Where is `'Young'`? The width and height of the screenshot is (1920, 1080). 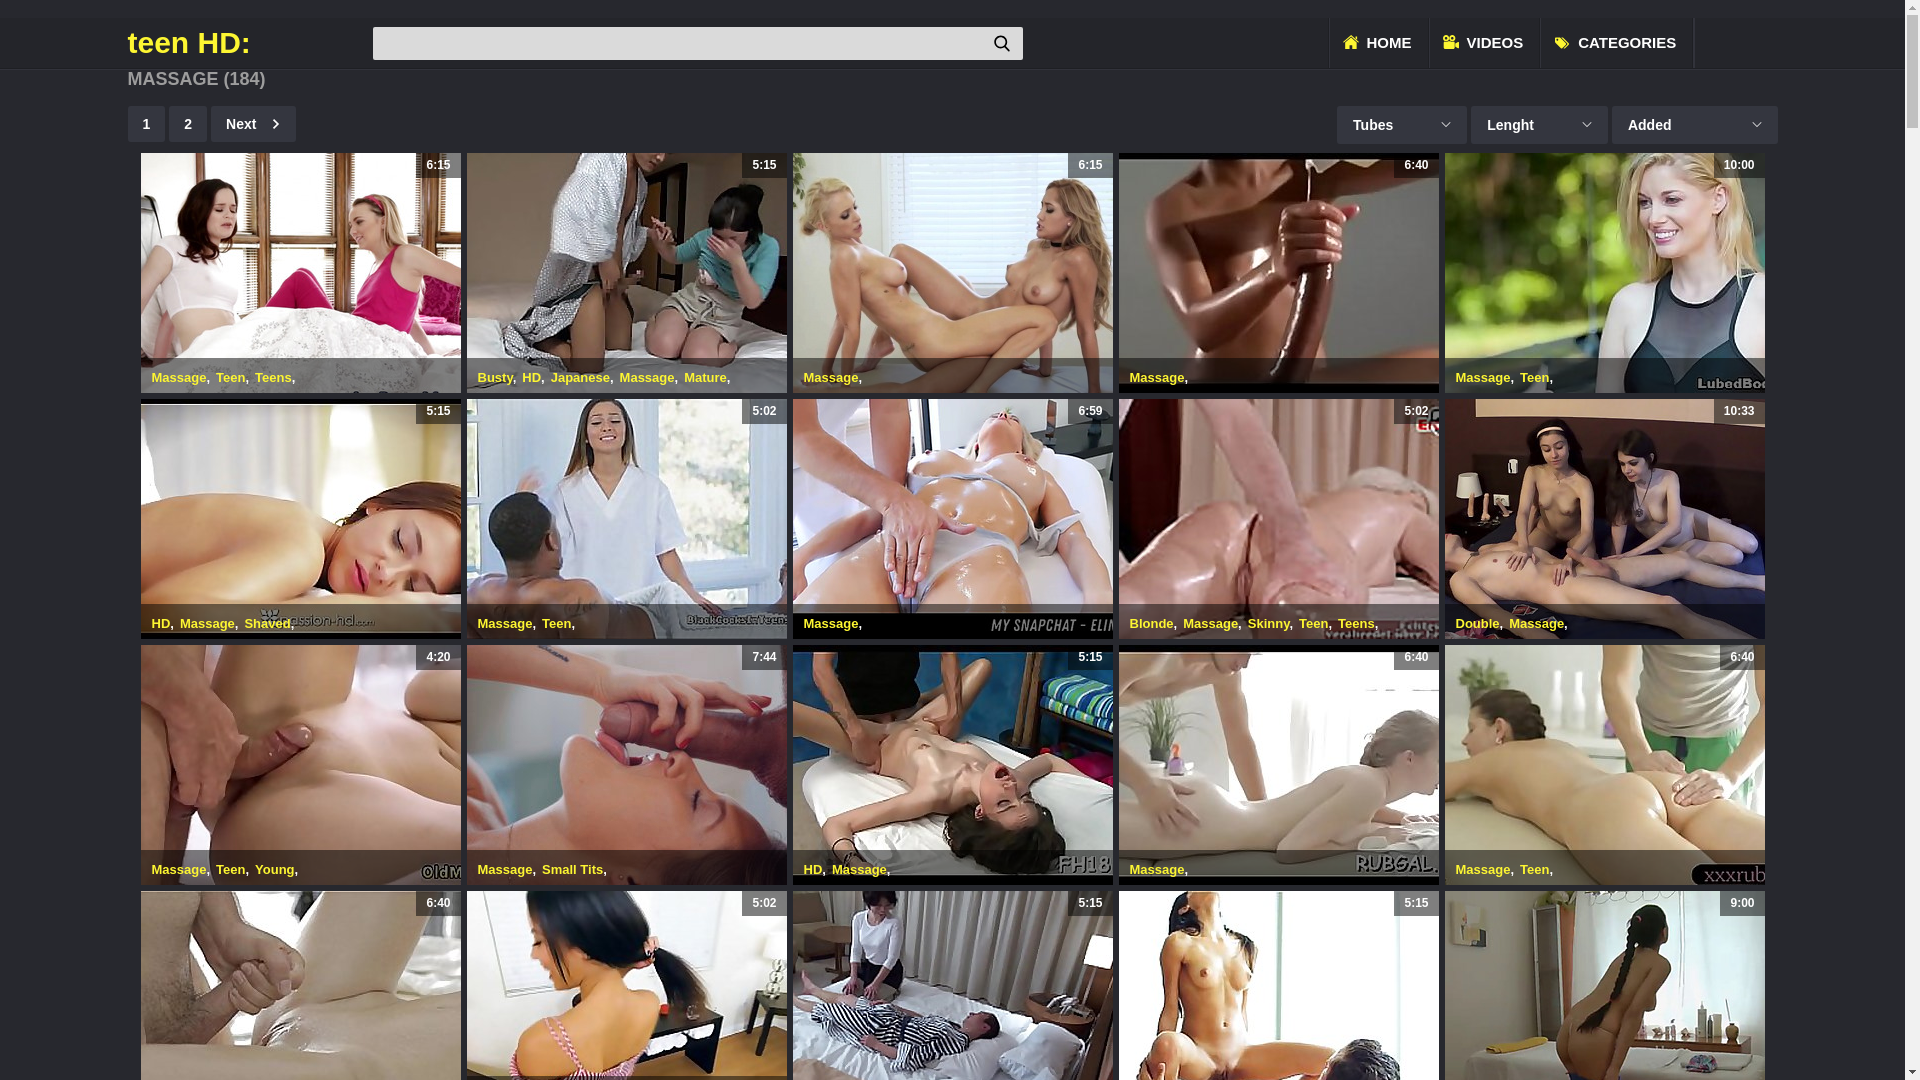 'Young' is located at coordinates (253, 868).